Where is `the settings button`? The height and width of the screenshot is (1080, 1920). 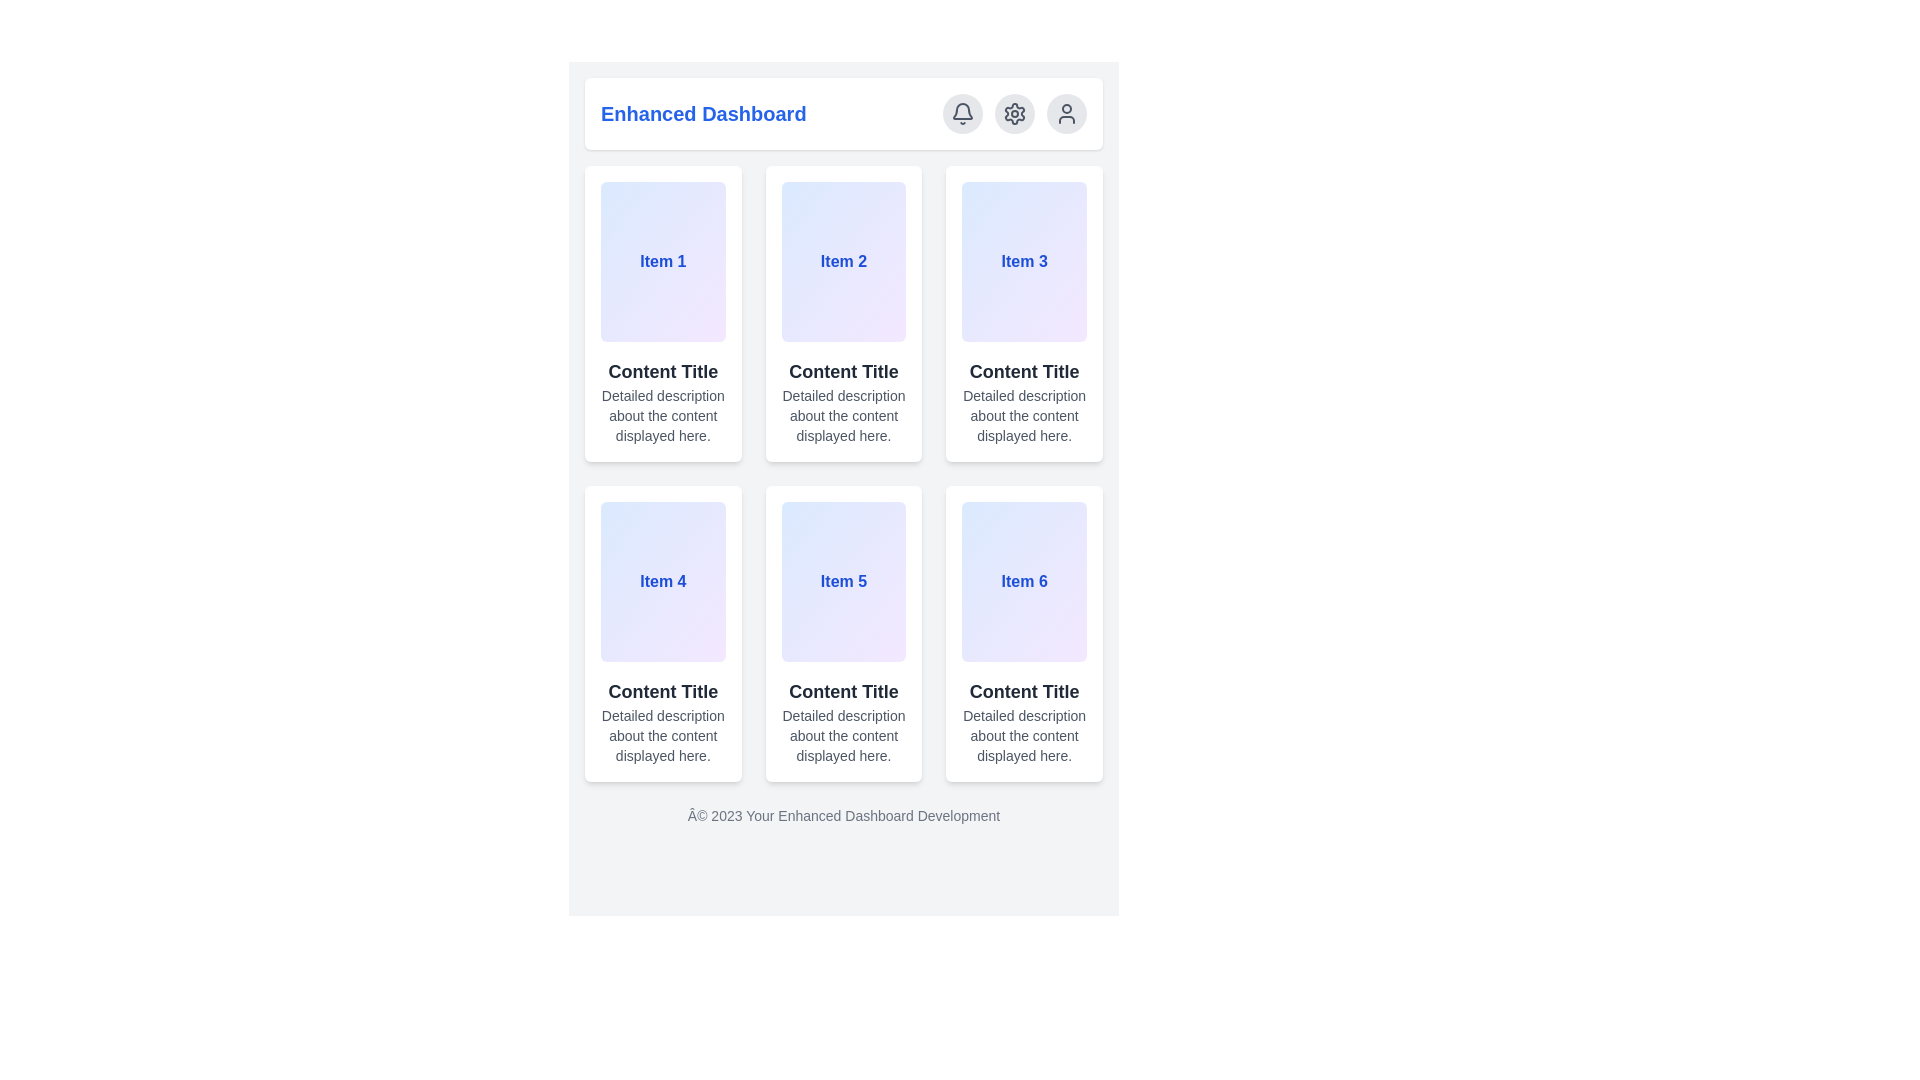
the settings button is located at coordinates (1014, 114).